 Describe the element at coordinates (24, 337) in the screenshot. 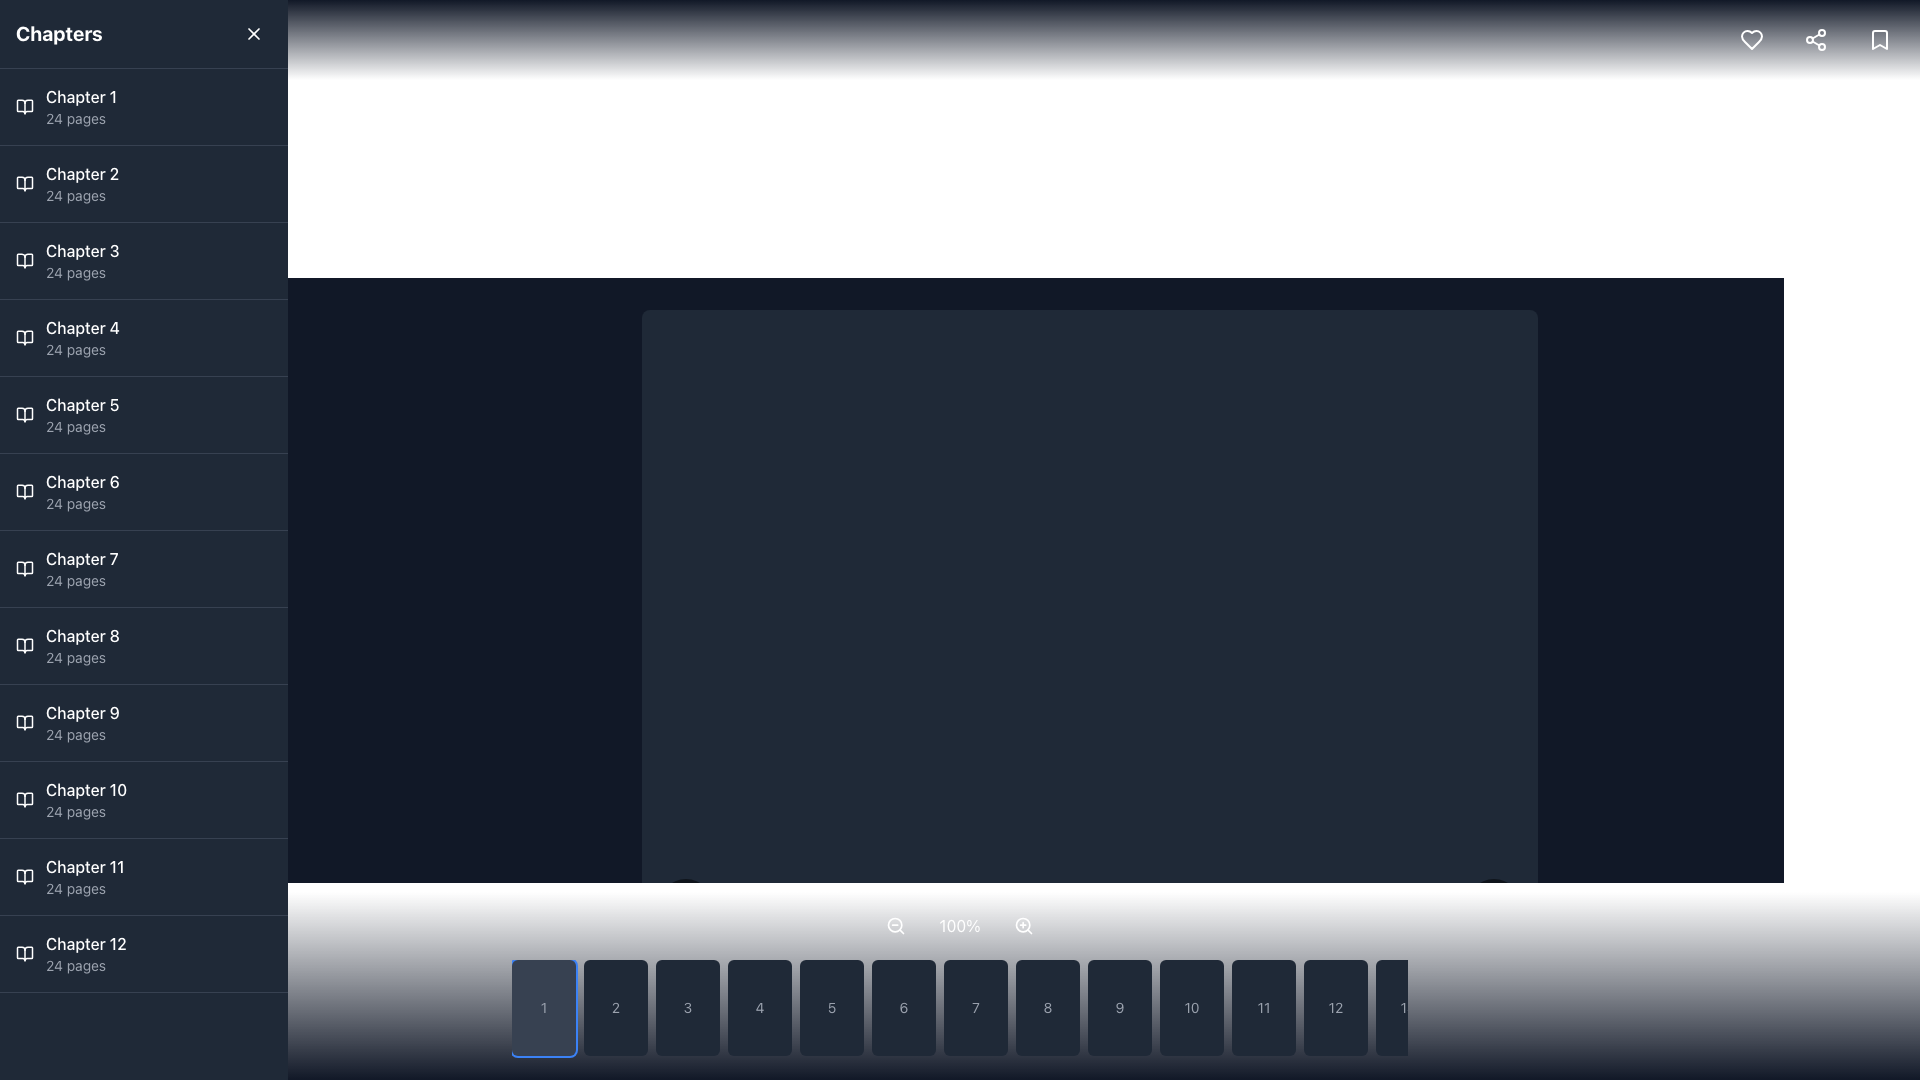

I see `the chapter icon located in the sidebar for 'Chapter 4', which visually indicates that this list item pertains to a chapter or section` at that location.